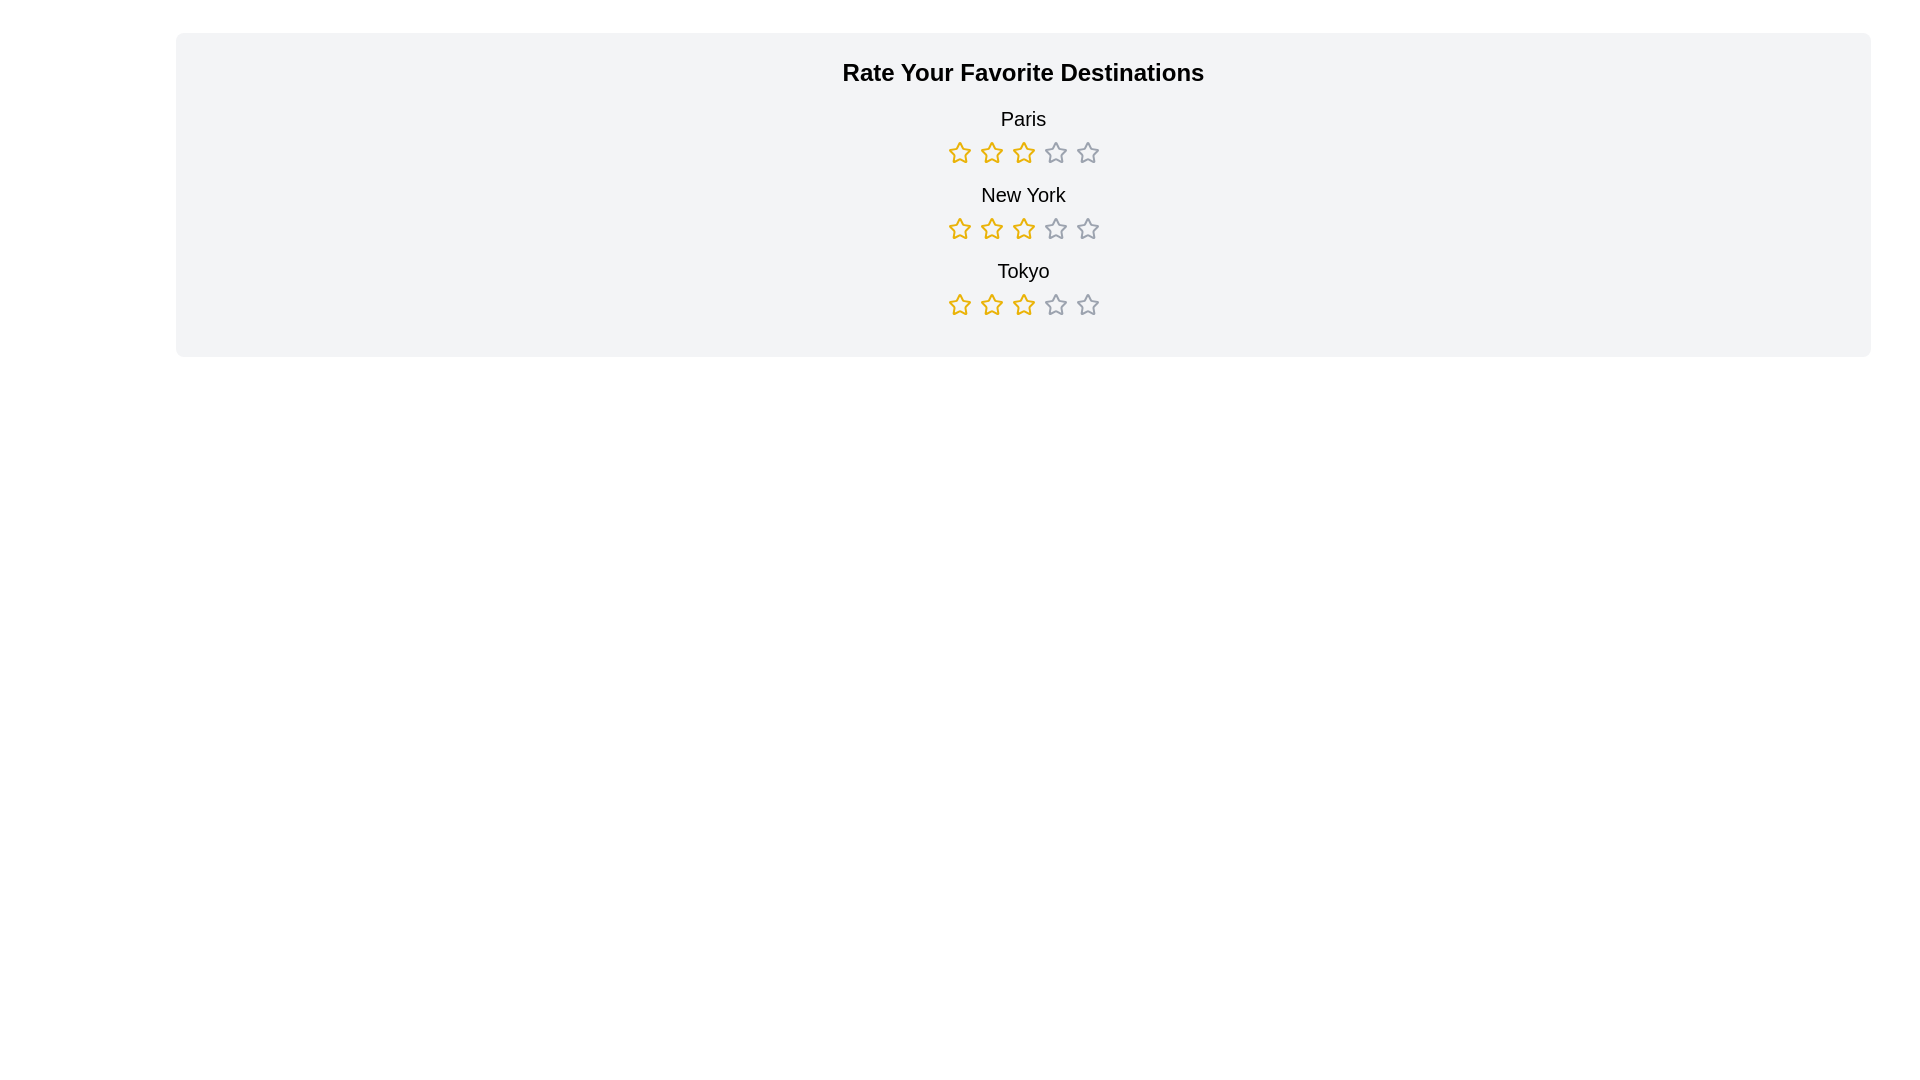 The width and height of the screenshot is (1920, 1080). Describe the element at coordinates (1023, 152) in the screenshot. I see `across the interactive rating component composed of clickable stars located below the heading 'Paris'` at that location.